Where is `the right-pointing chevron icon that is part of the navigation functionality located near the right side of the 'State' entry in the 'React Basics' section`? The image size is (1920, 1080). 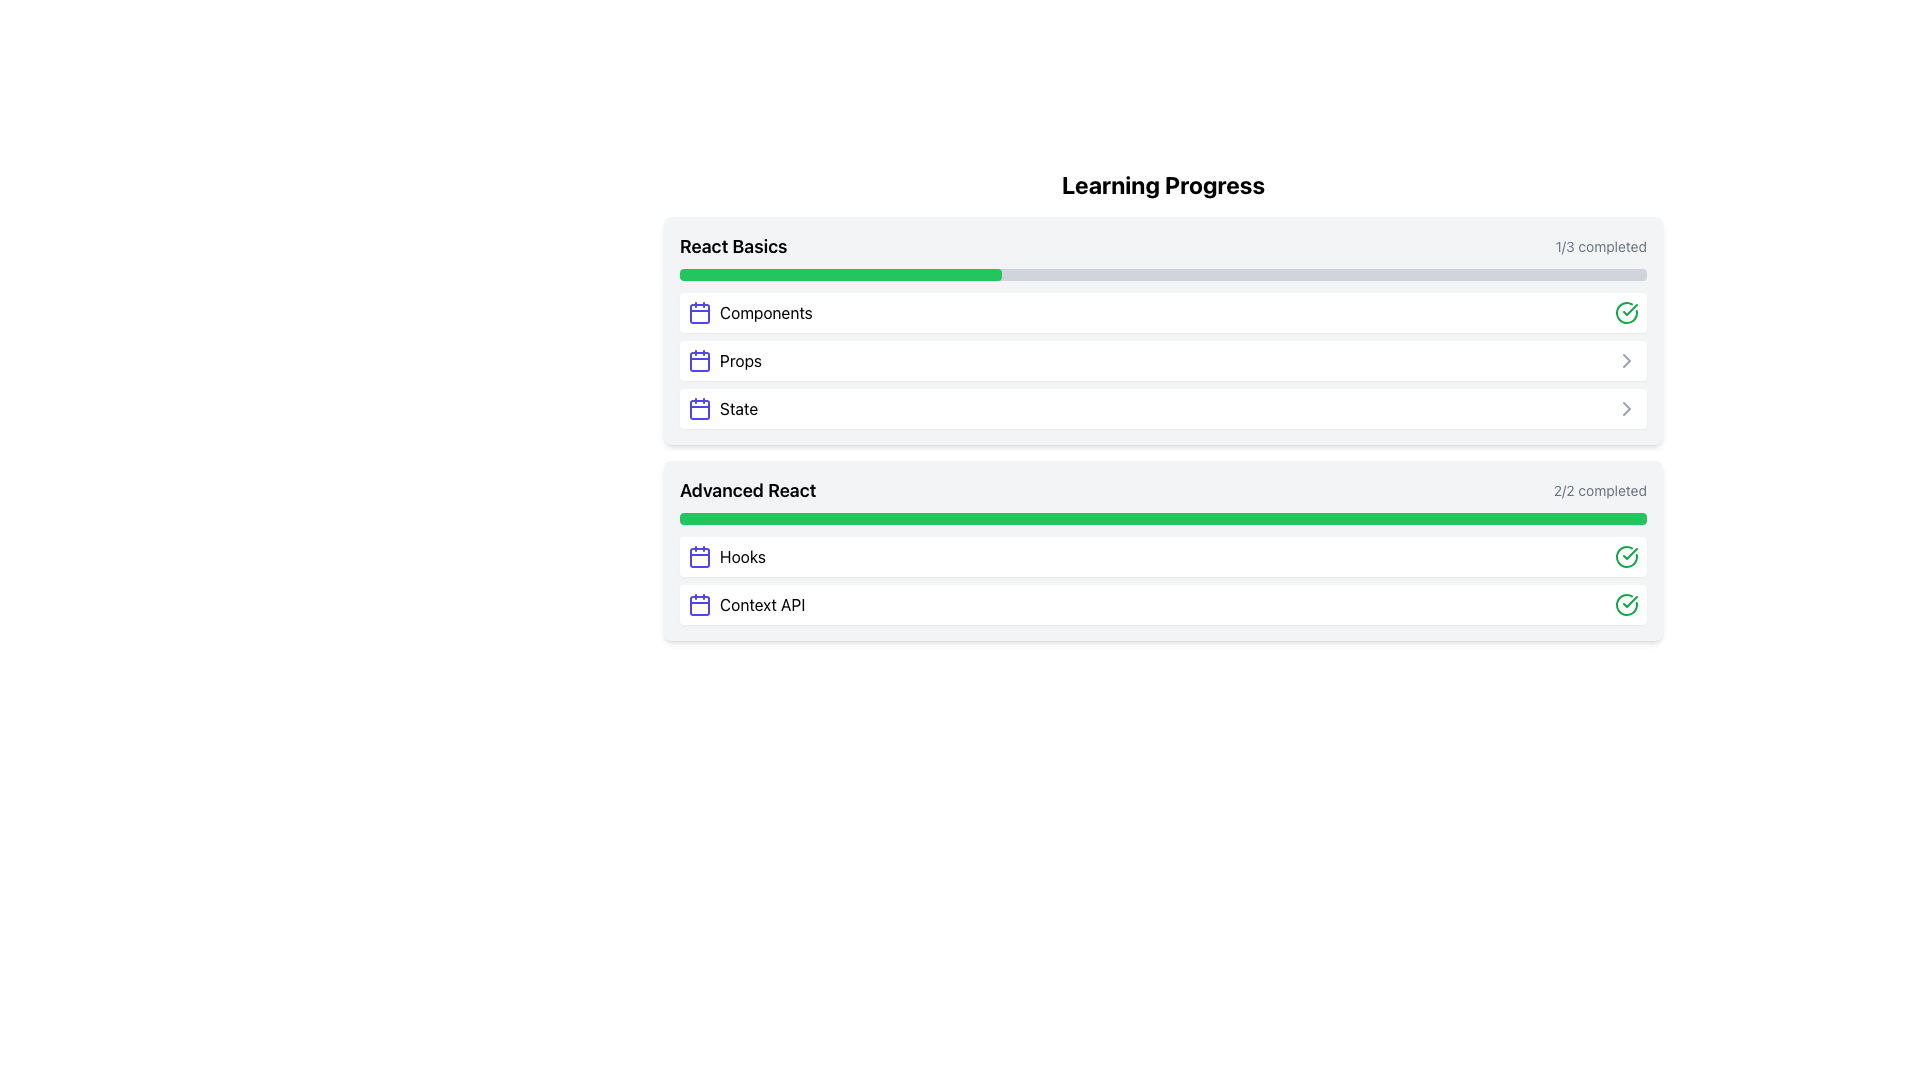
the right-pointing chevron icon that is part of the navigation functionality located near the right side of the 'State' entry in the 'React Basics' section is located at coordinates (1627, 361).